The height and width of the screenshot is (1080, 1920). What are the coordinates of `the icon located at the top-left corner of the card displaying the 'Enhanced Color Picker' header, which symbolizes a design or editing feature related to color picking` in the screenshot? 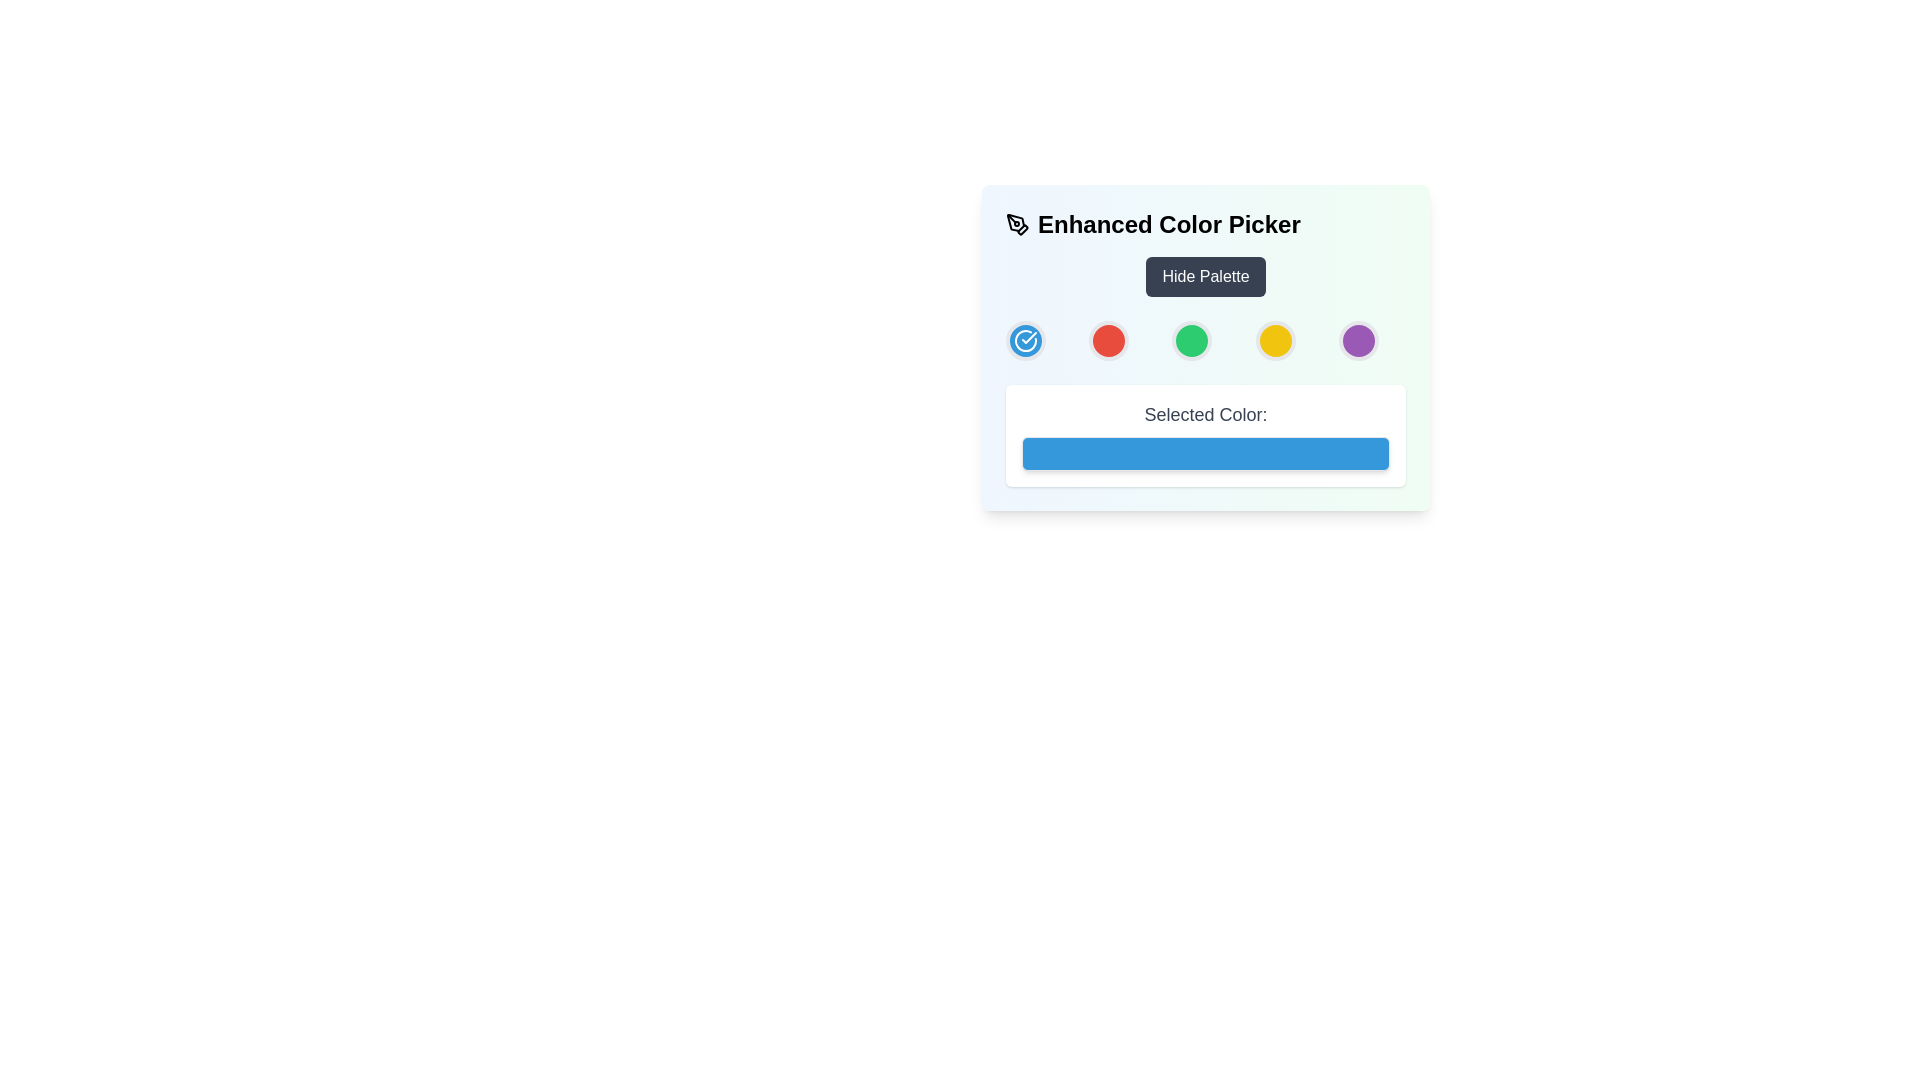 It's located at (1017, 224).